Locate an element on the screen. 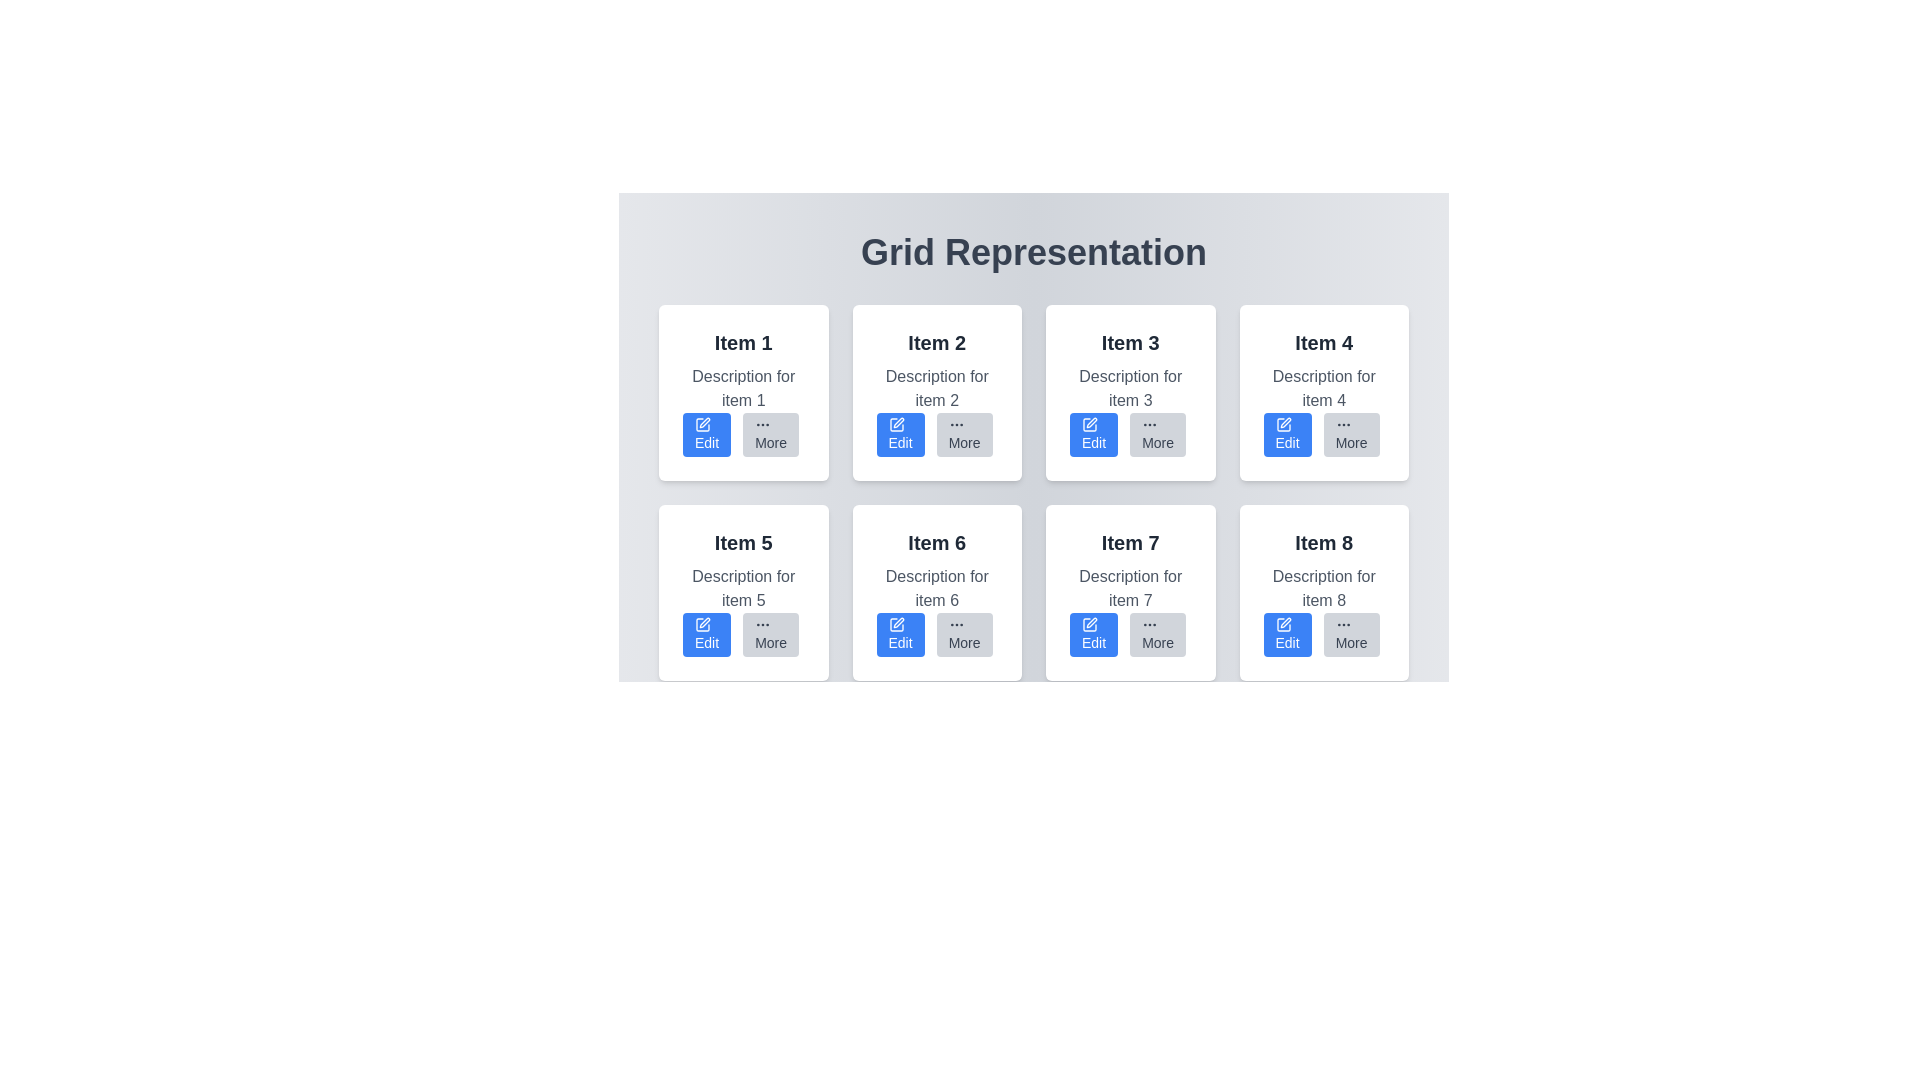  the 'Edit' icon located beneath the text 'Item 2 Description for item 2' to initiate the edit action is located at coordinates (895, 423).